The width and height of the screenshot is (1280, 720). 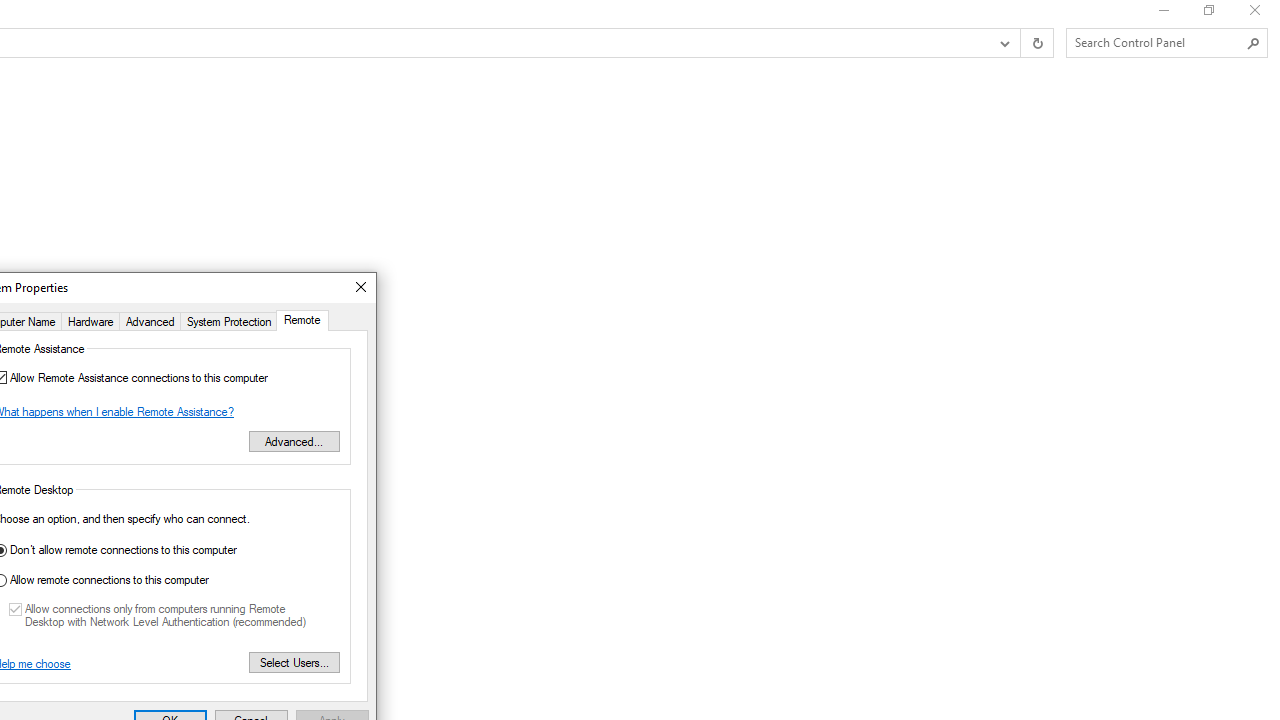 What do you see at coordinates (149, 319) in the screenshot?
I see `'Advanced'` at bounding box center [149, 319].